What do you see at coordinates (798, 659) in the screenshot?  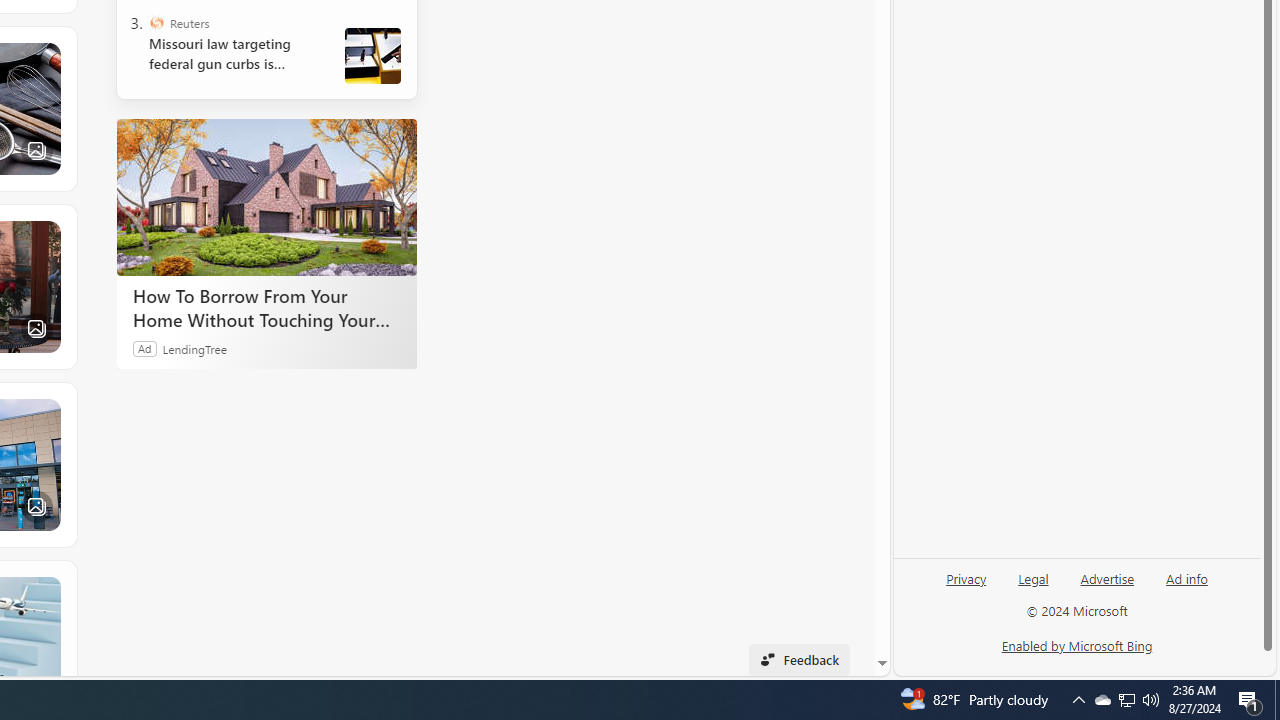 I see `'Feedback'` at bounding box center [798, 659].